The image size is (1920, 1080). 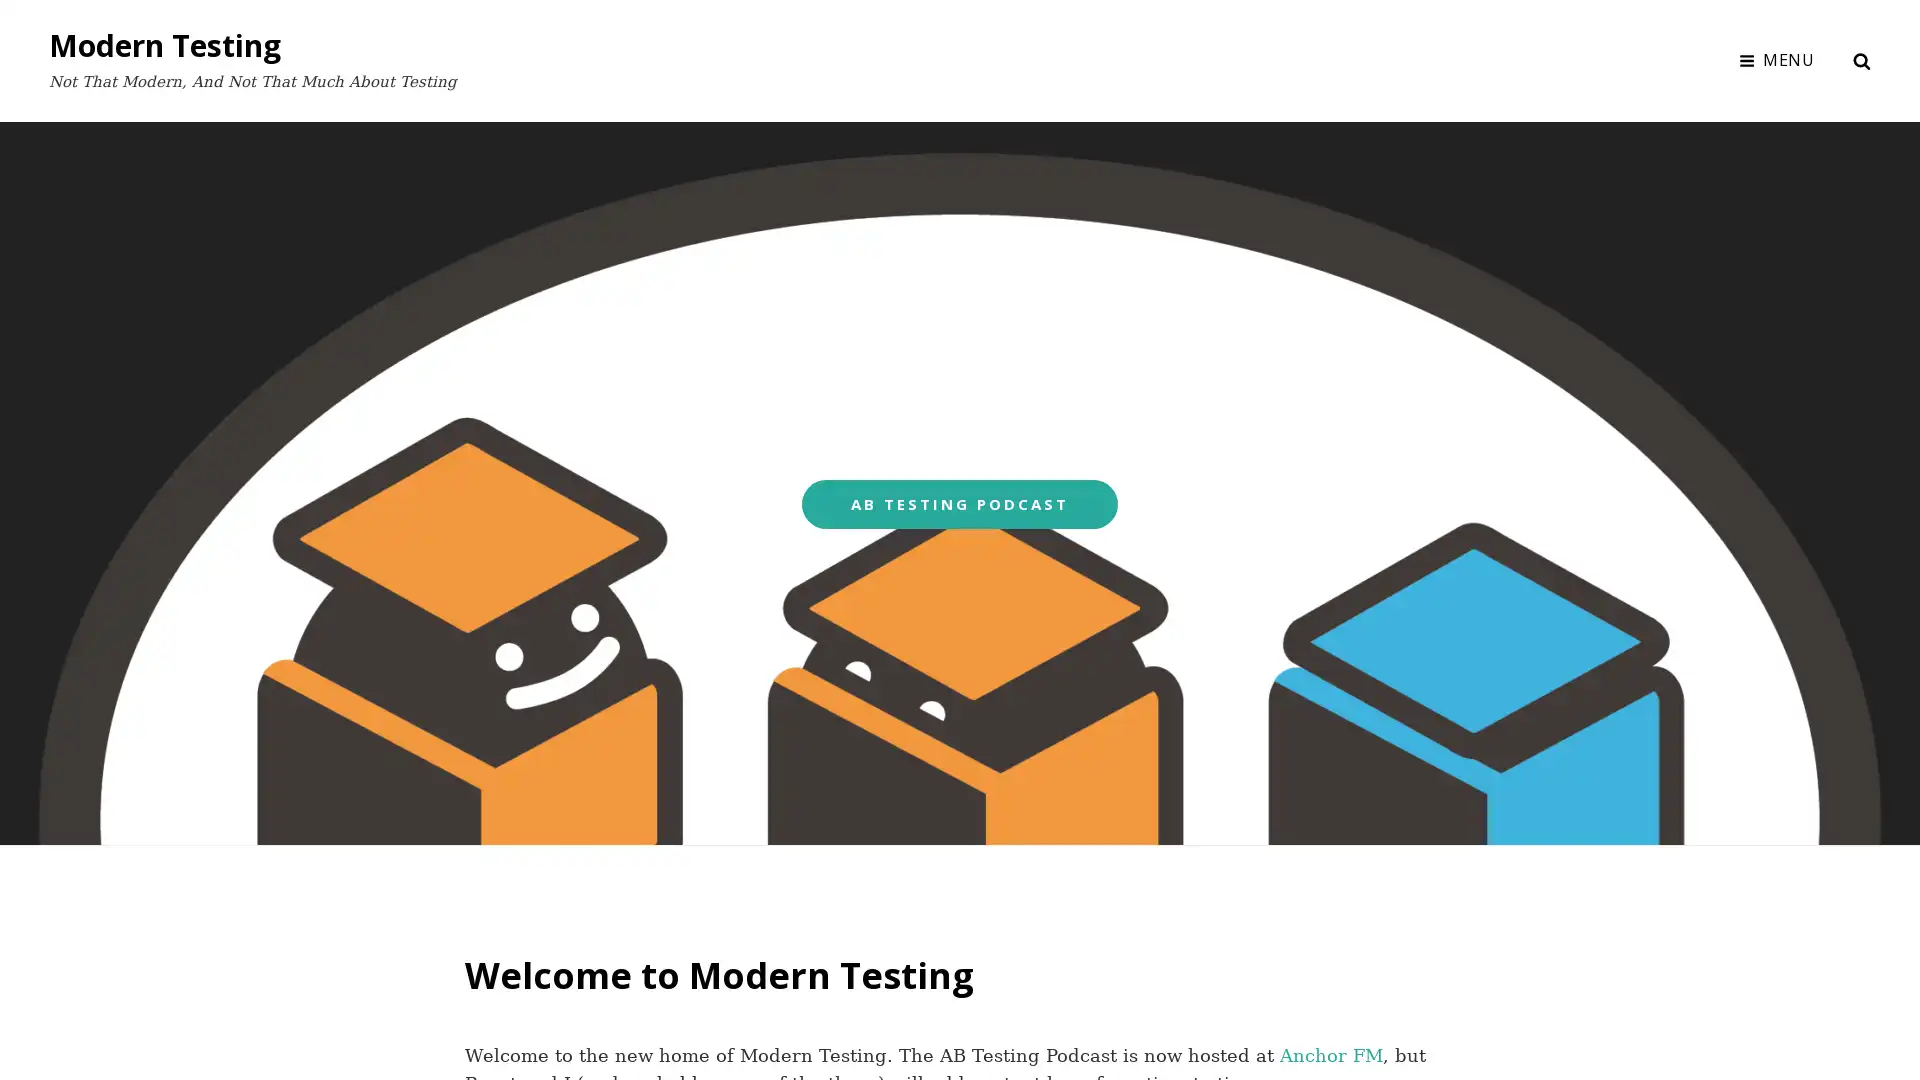 I want to click on SEARCH, so click(x=1861, y=59).